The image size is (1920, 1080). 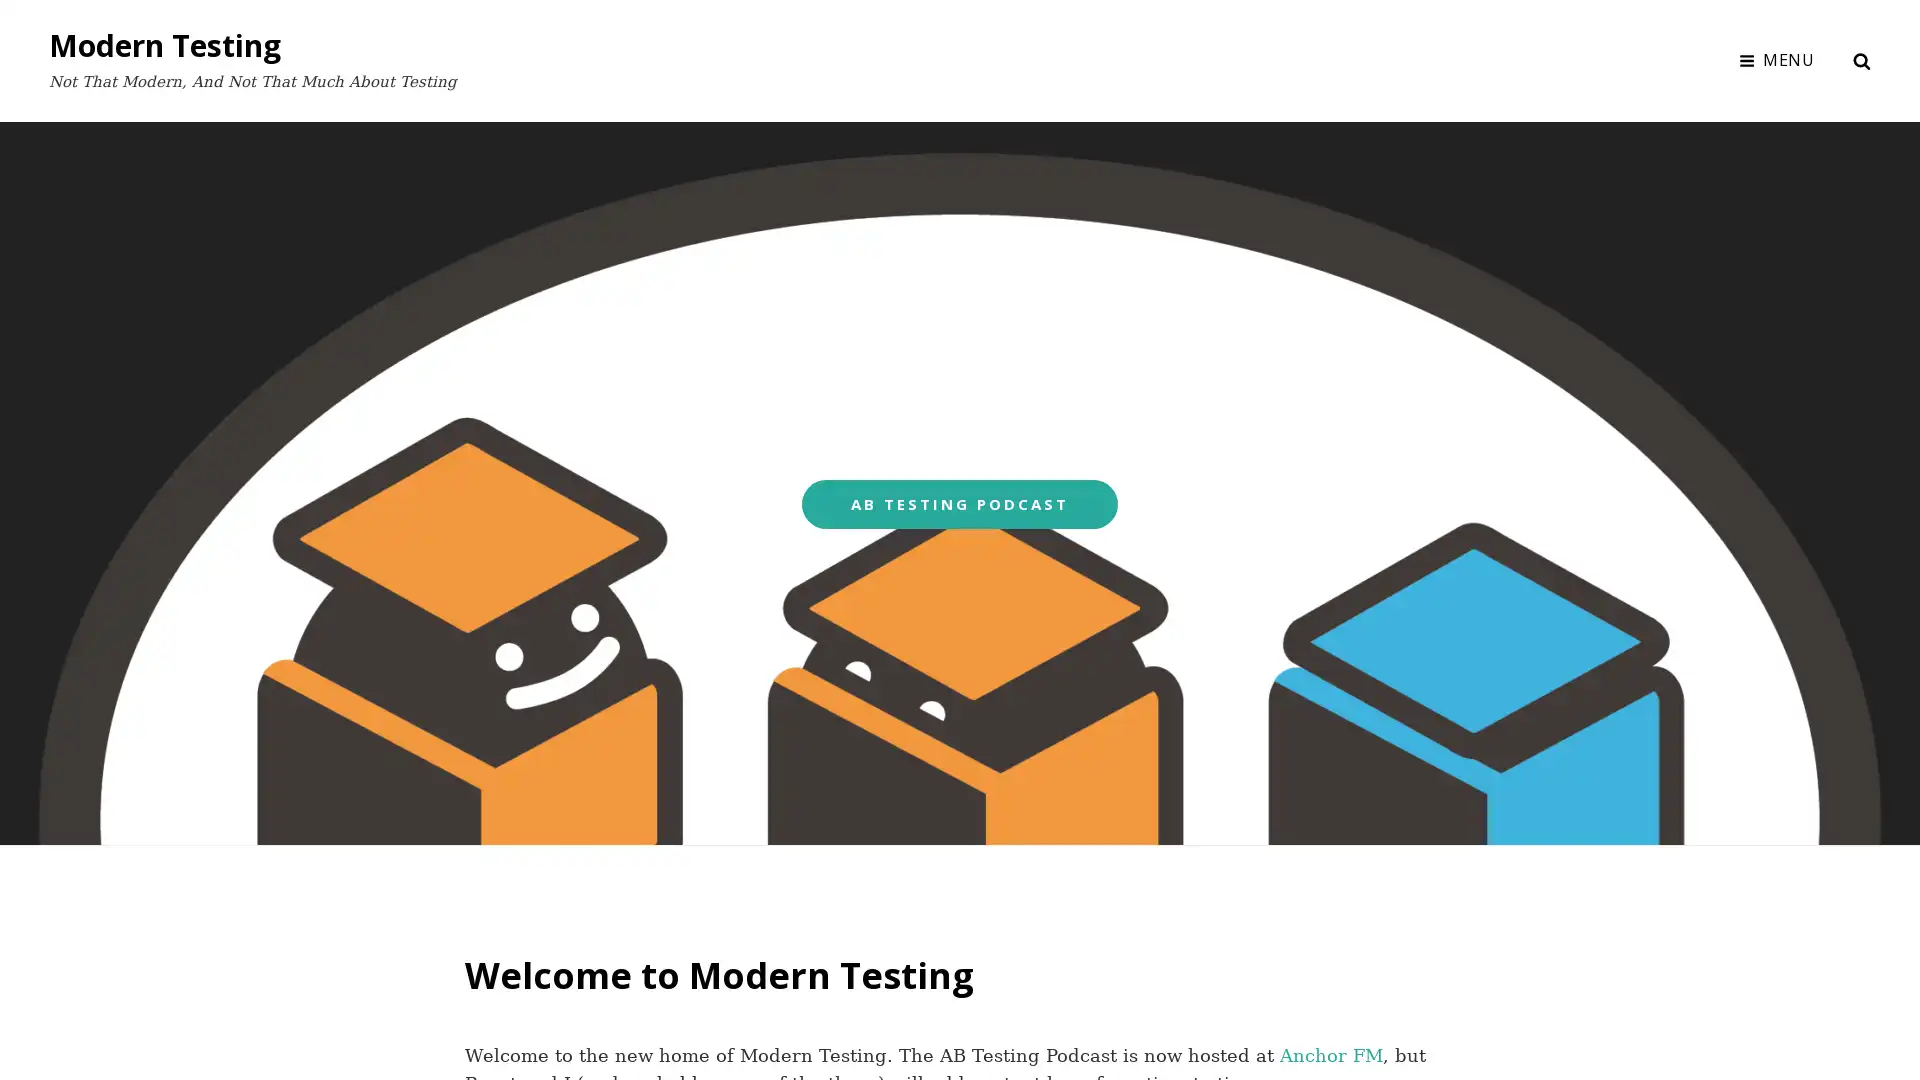 I want to click on SEARCH, so click(x=1861, y=59).